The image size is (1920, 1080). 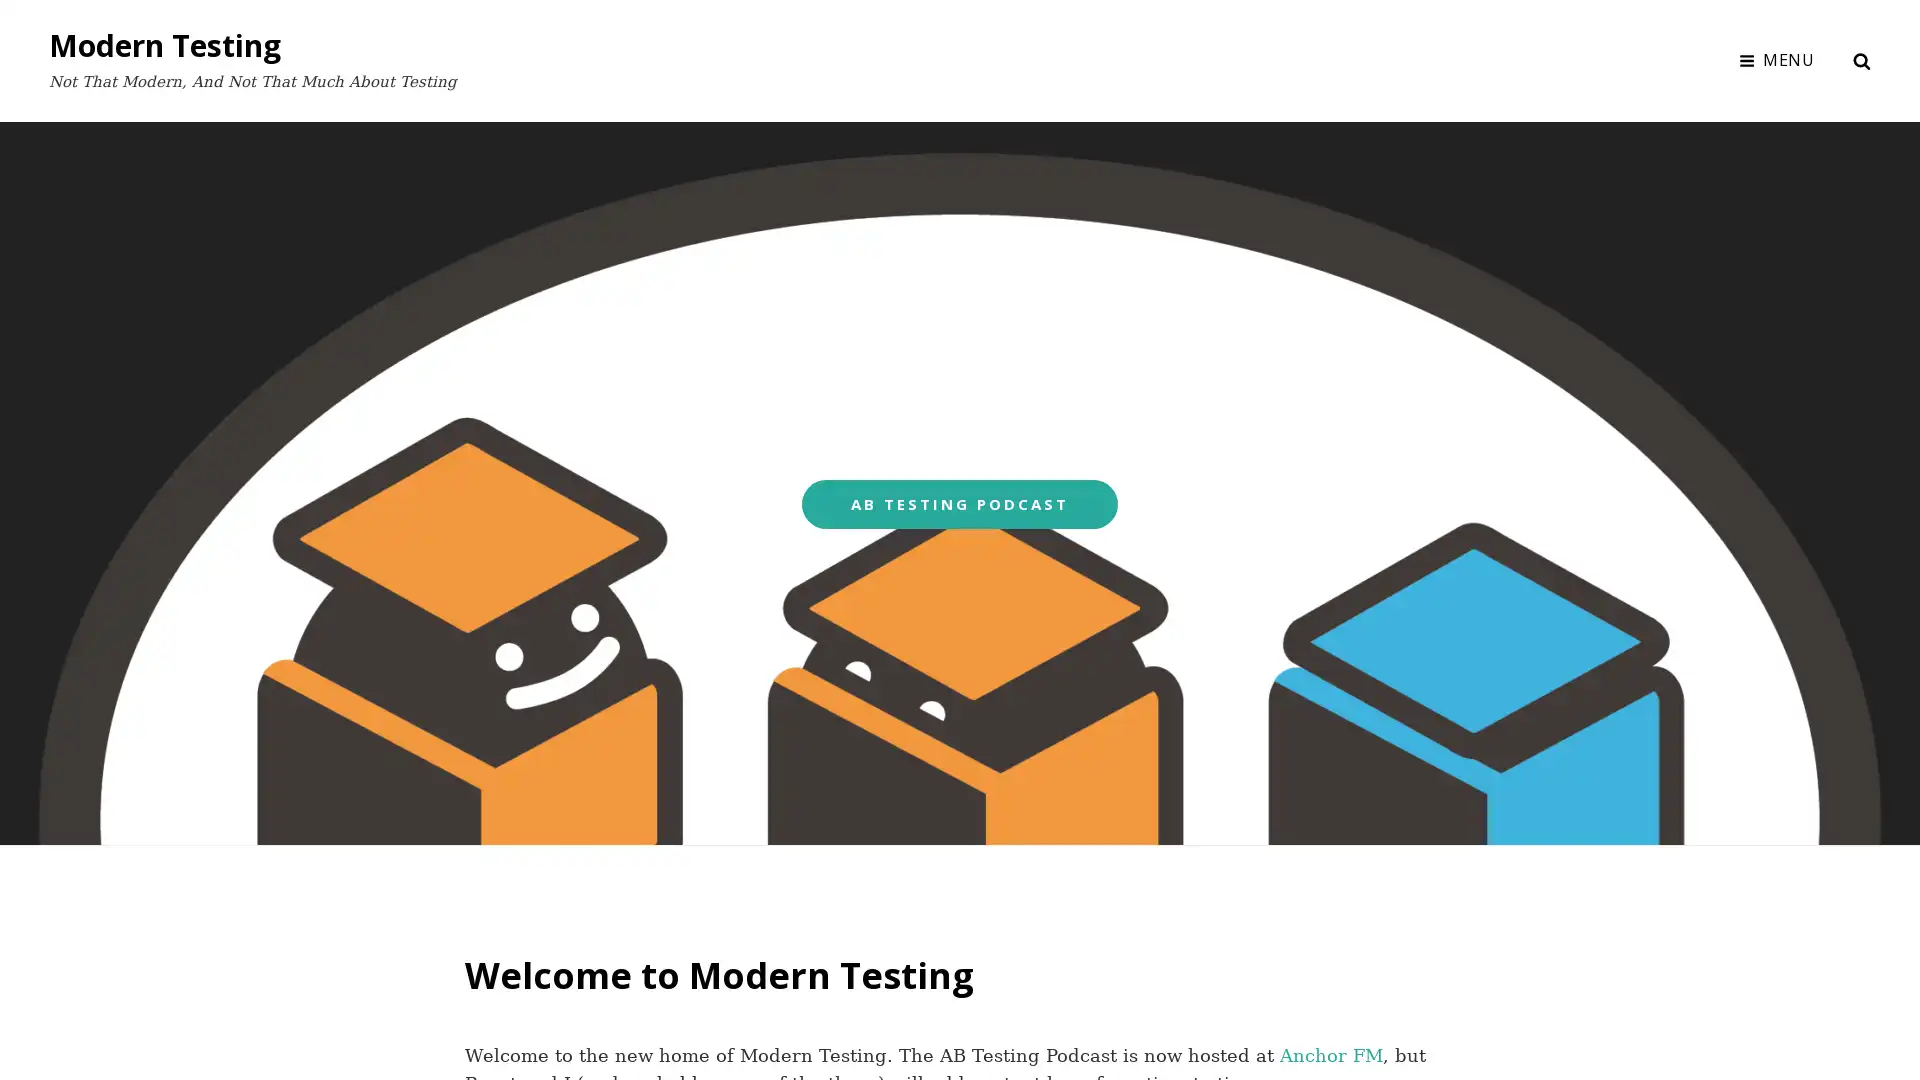 I want to click on SEARCH, so click(x=1861, y=59).